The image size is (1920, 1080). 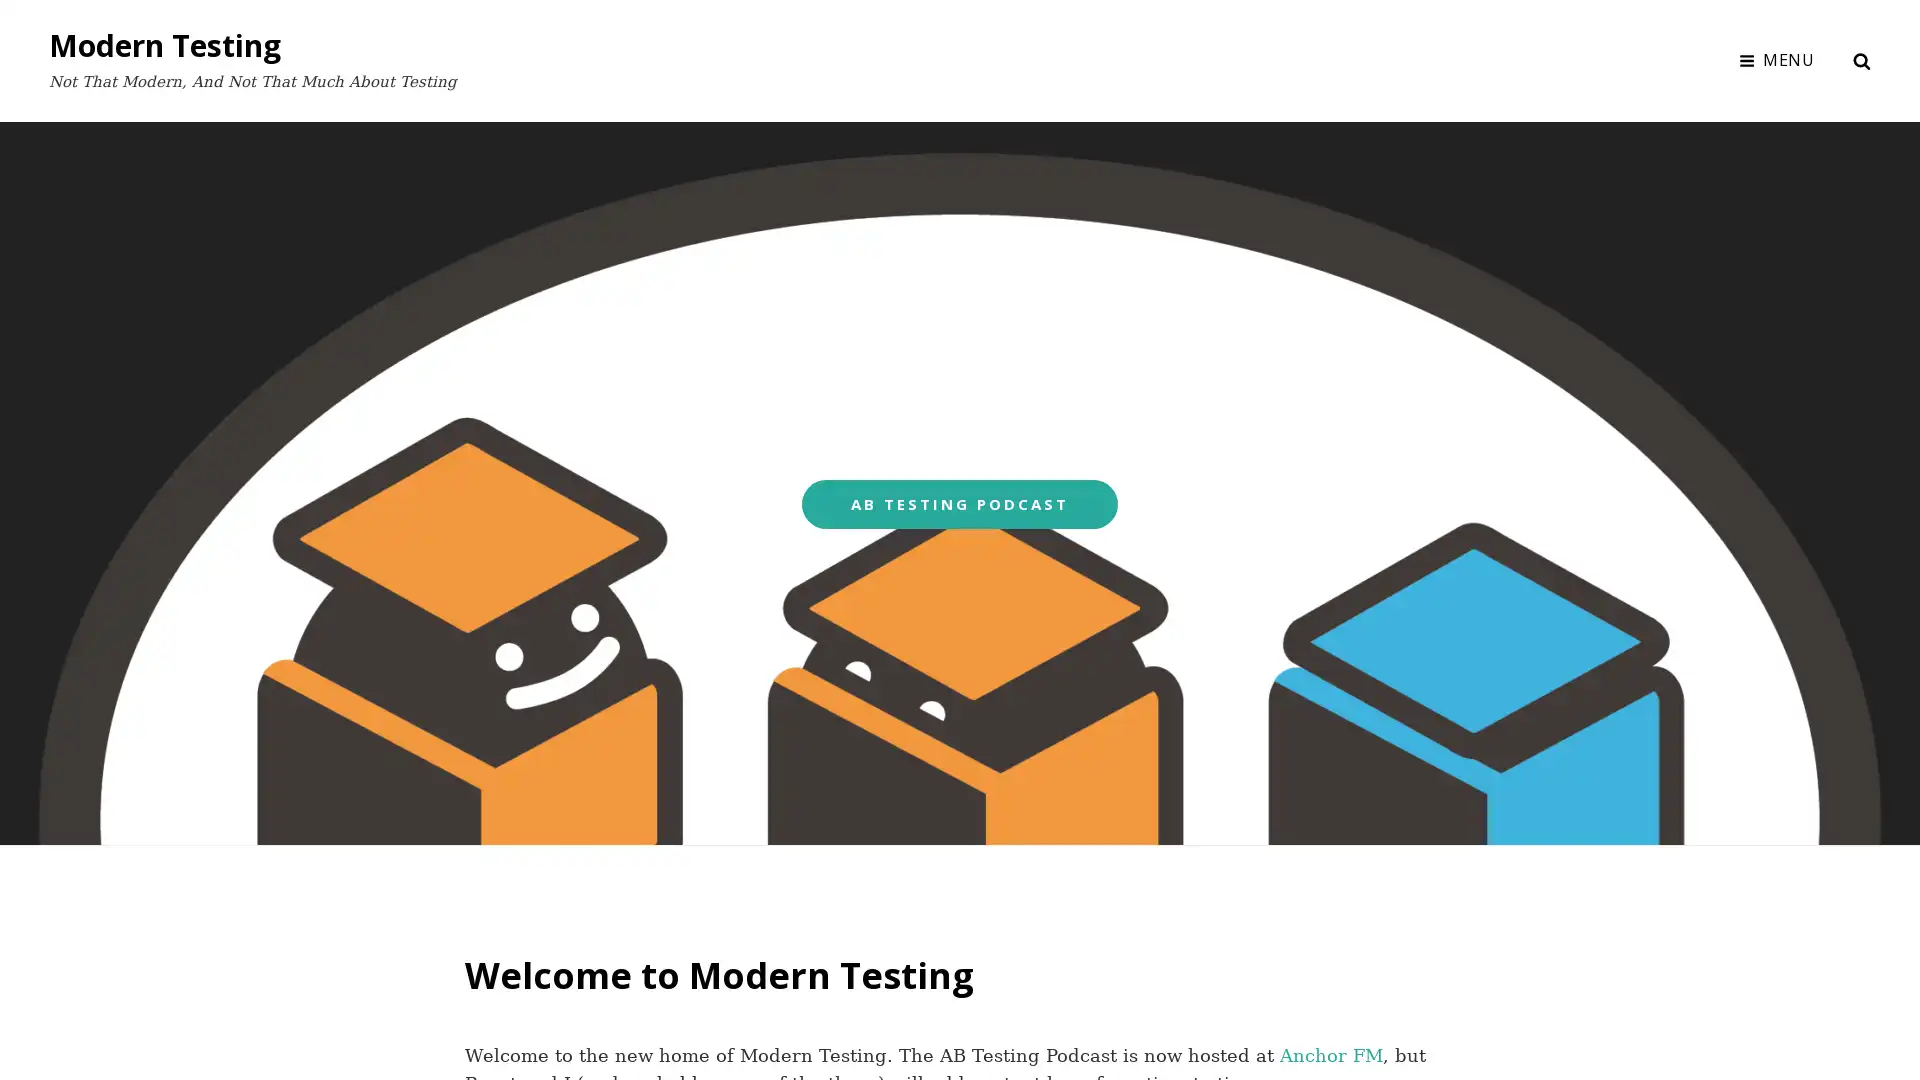 I want to click on SEARCH, so click(x=1861, y=59).